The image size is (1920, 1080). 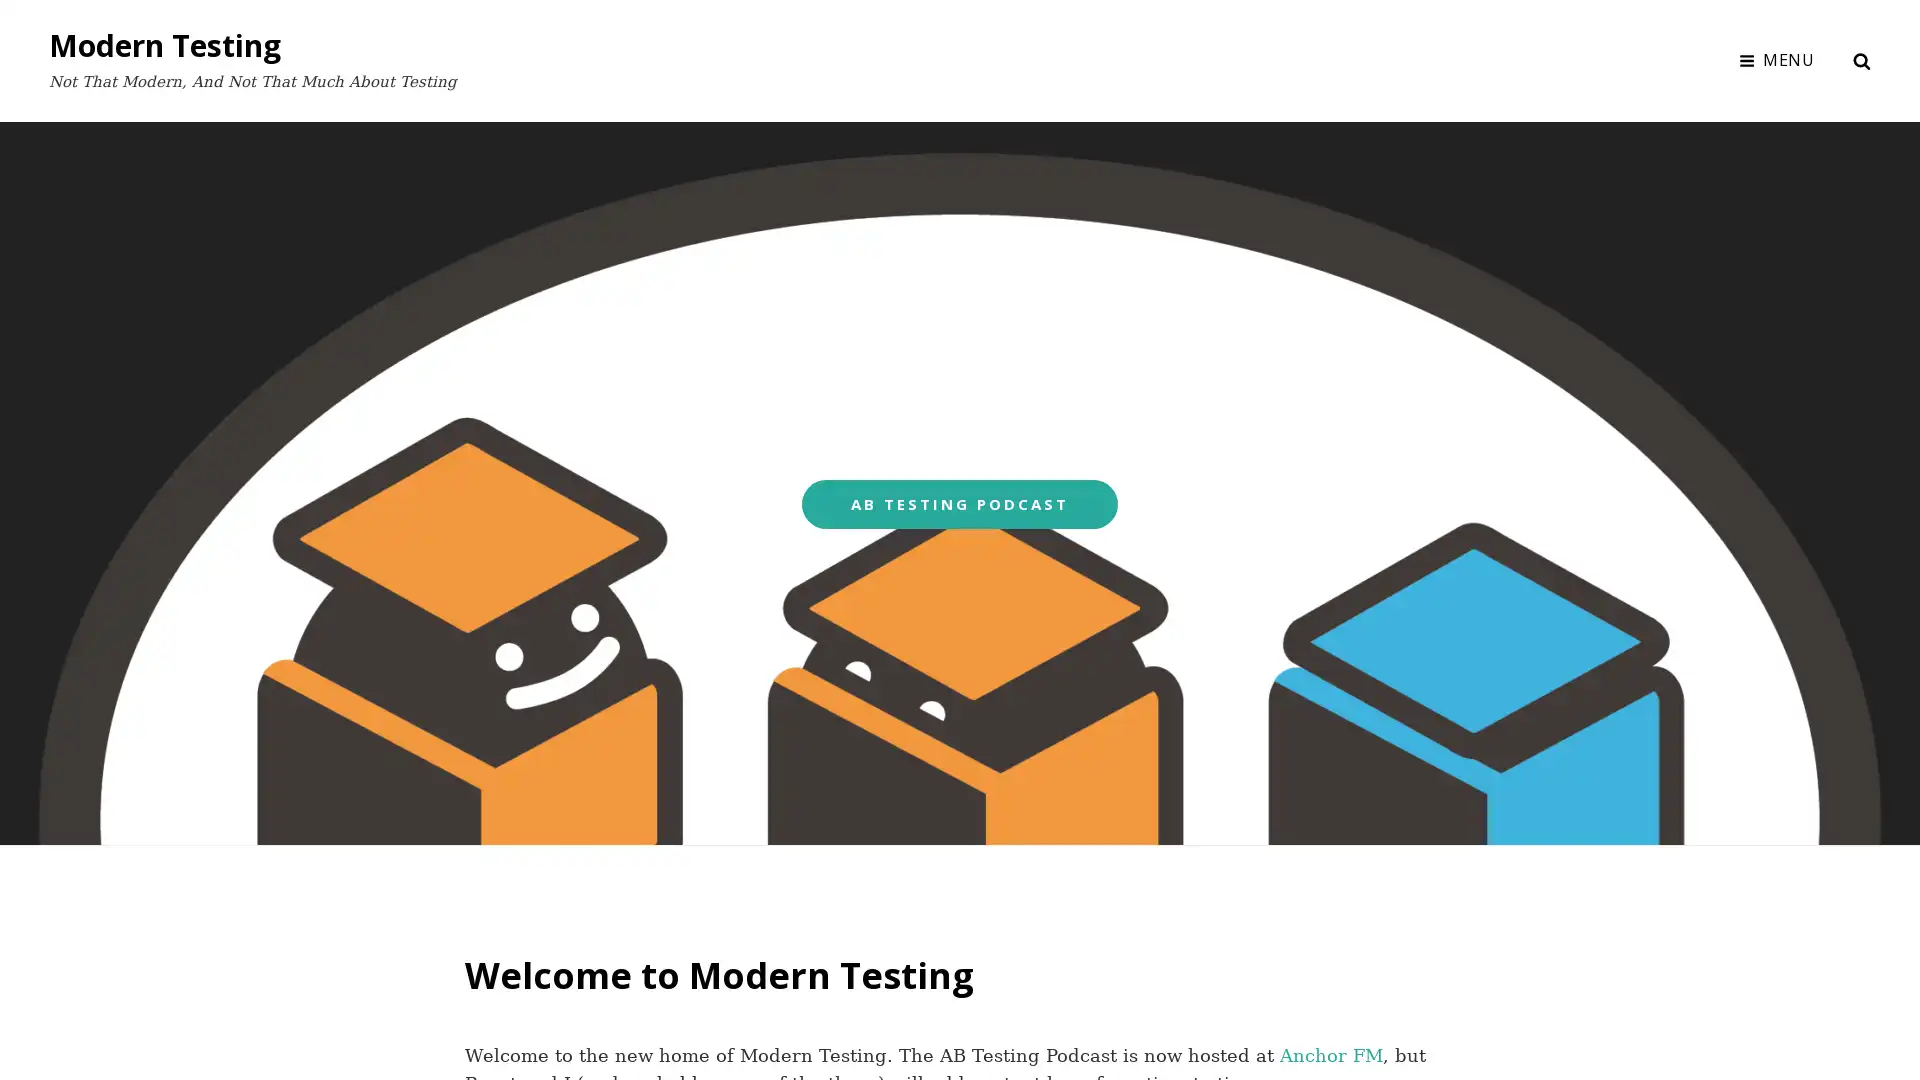 I want to click on SEARCH, so click(x=1861, y=59).